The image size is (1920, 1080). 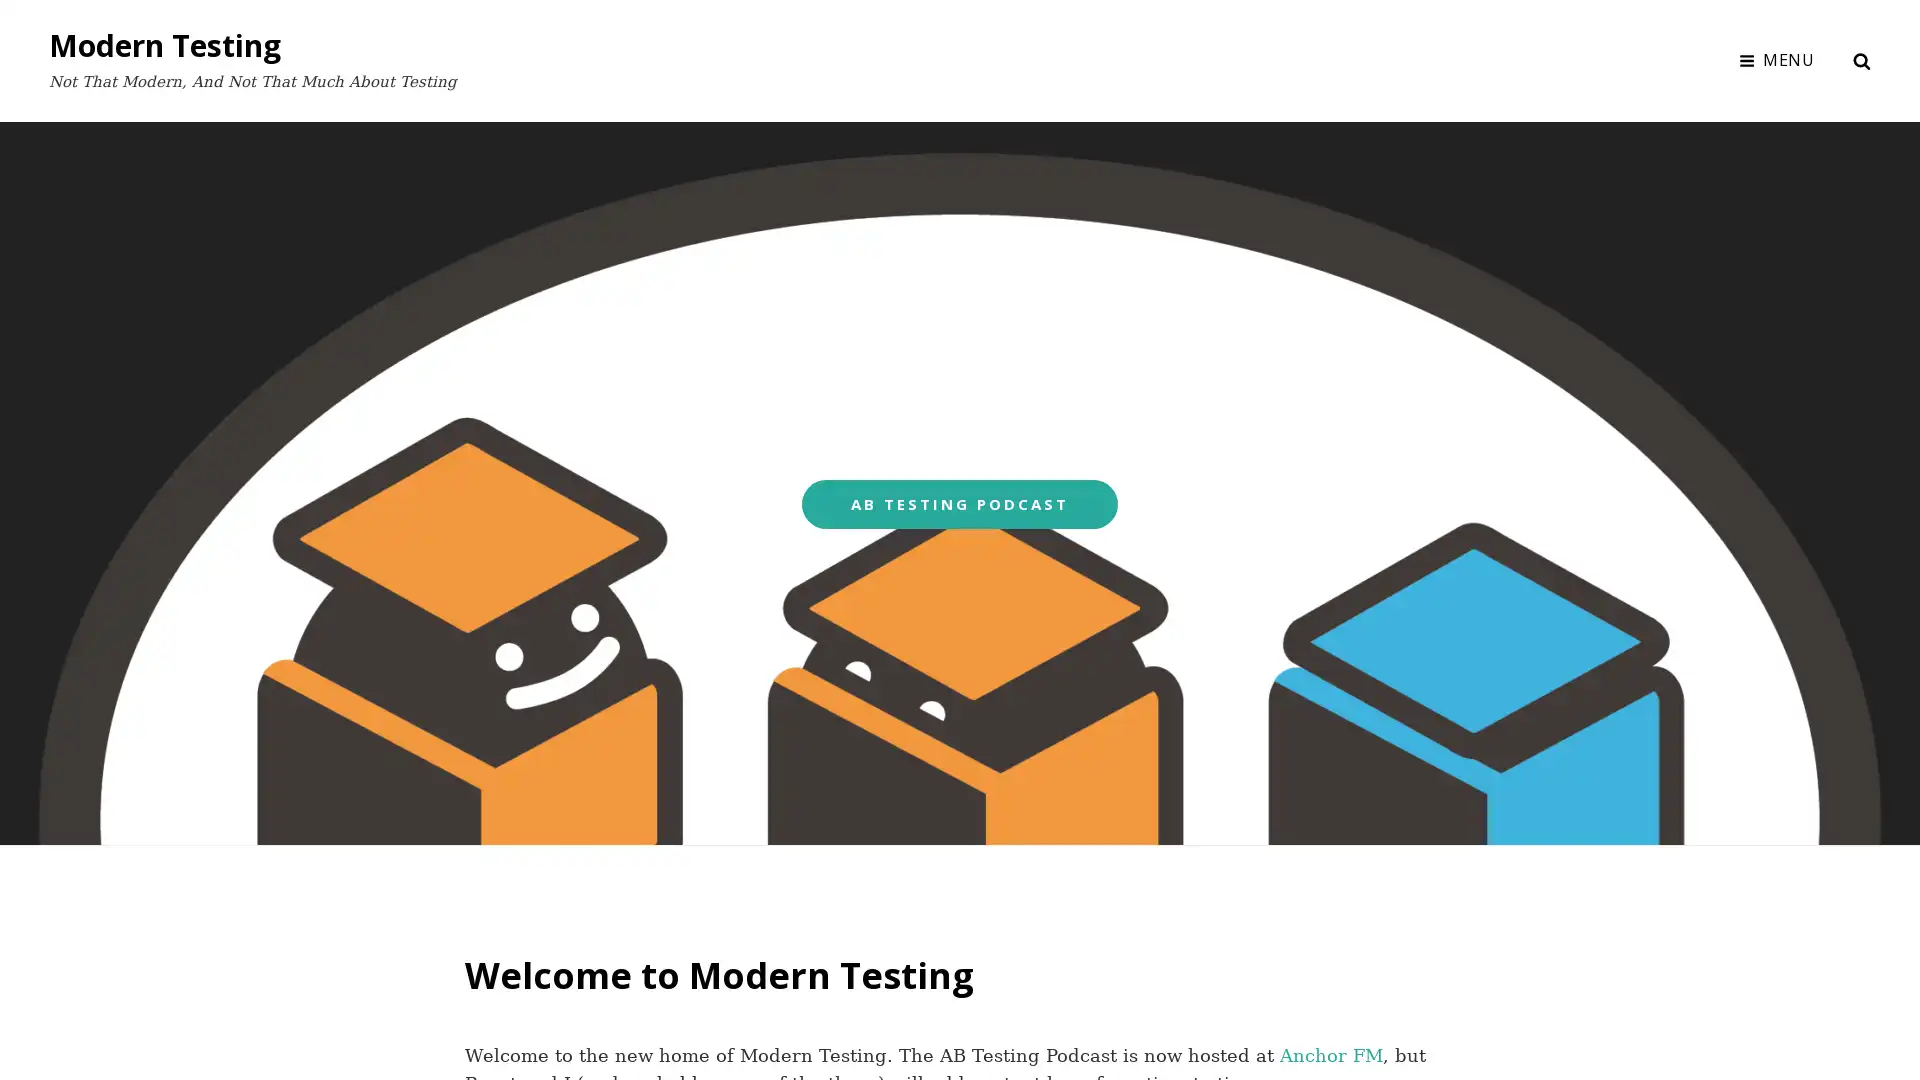 I want to click on SEARCH, so click(x=1861, y=59).